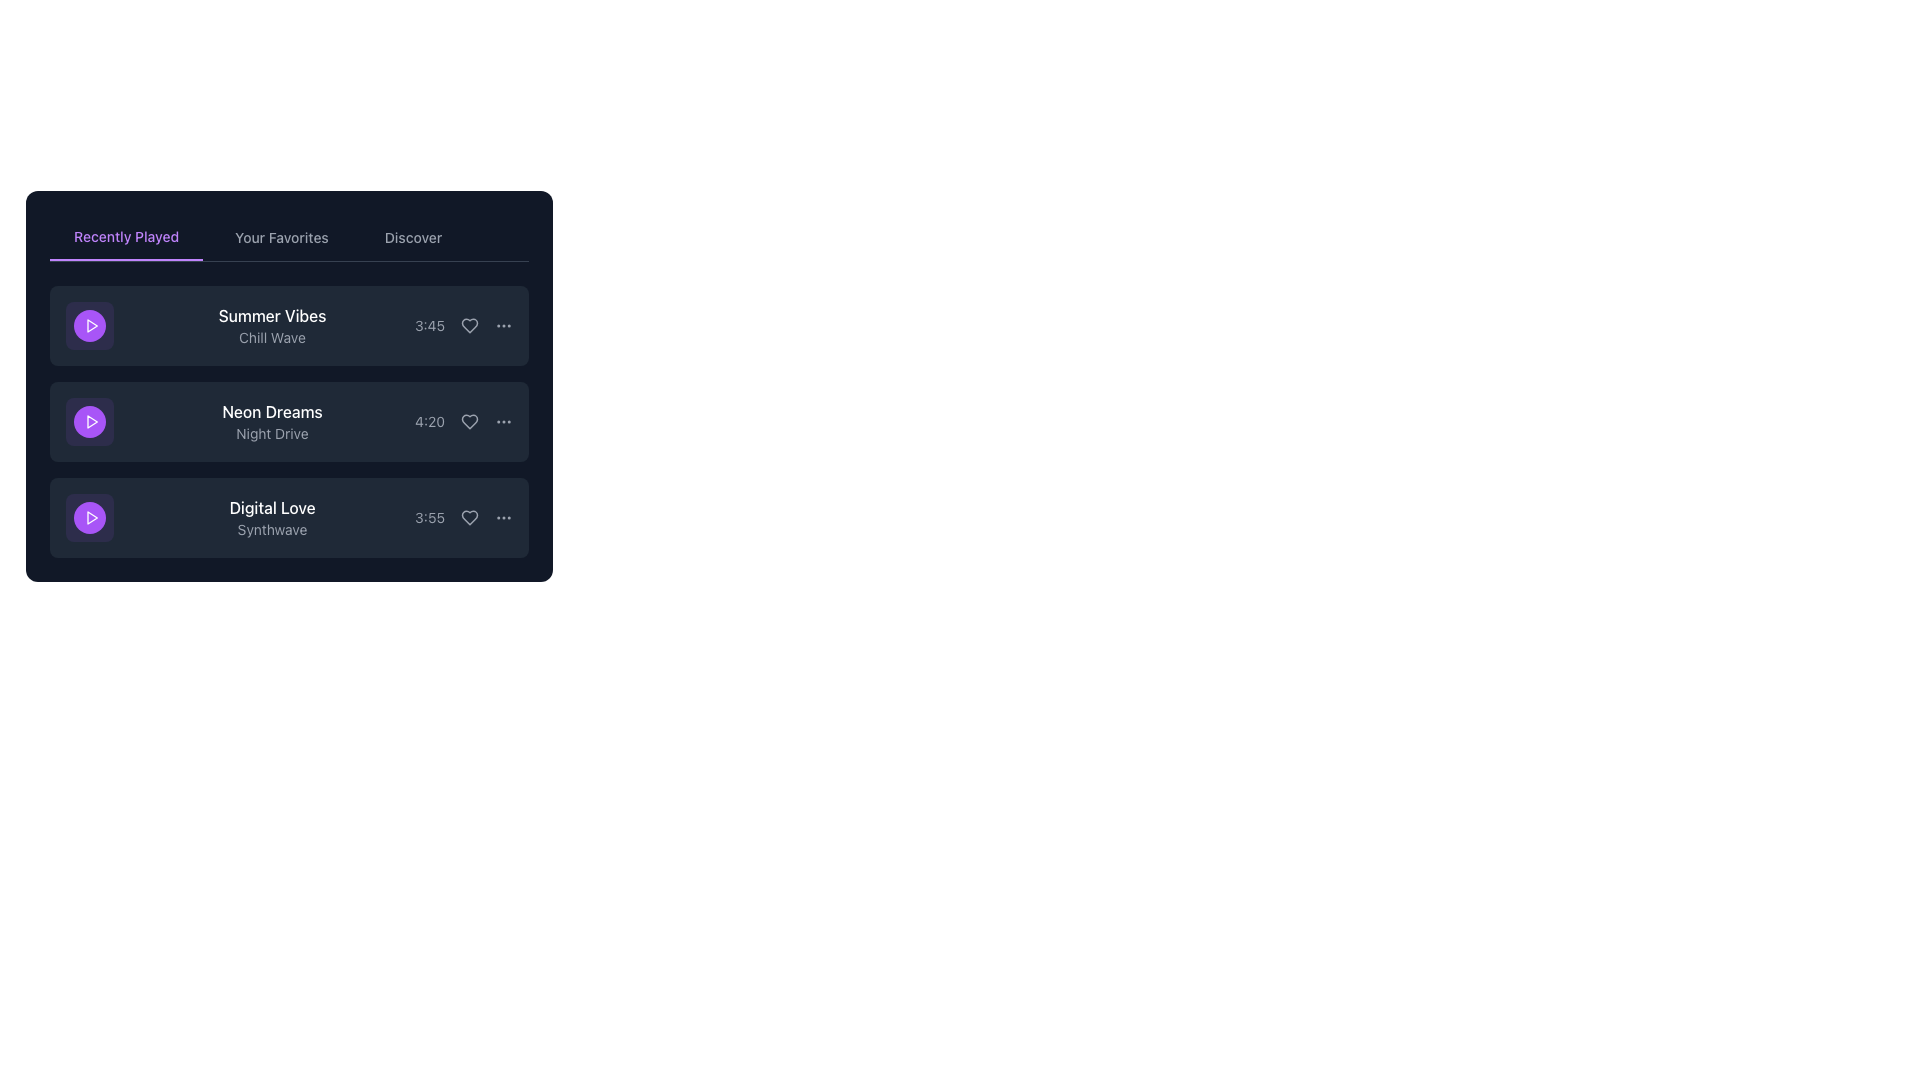 The image size is (1920, 1080). What do you see at coordinates (469, 420) in the screenshot?
I see `the heart icon located to the right of the time display '4:20' in the 'Neon Dreams' track list` at bounding box center [469, 420].